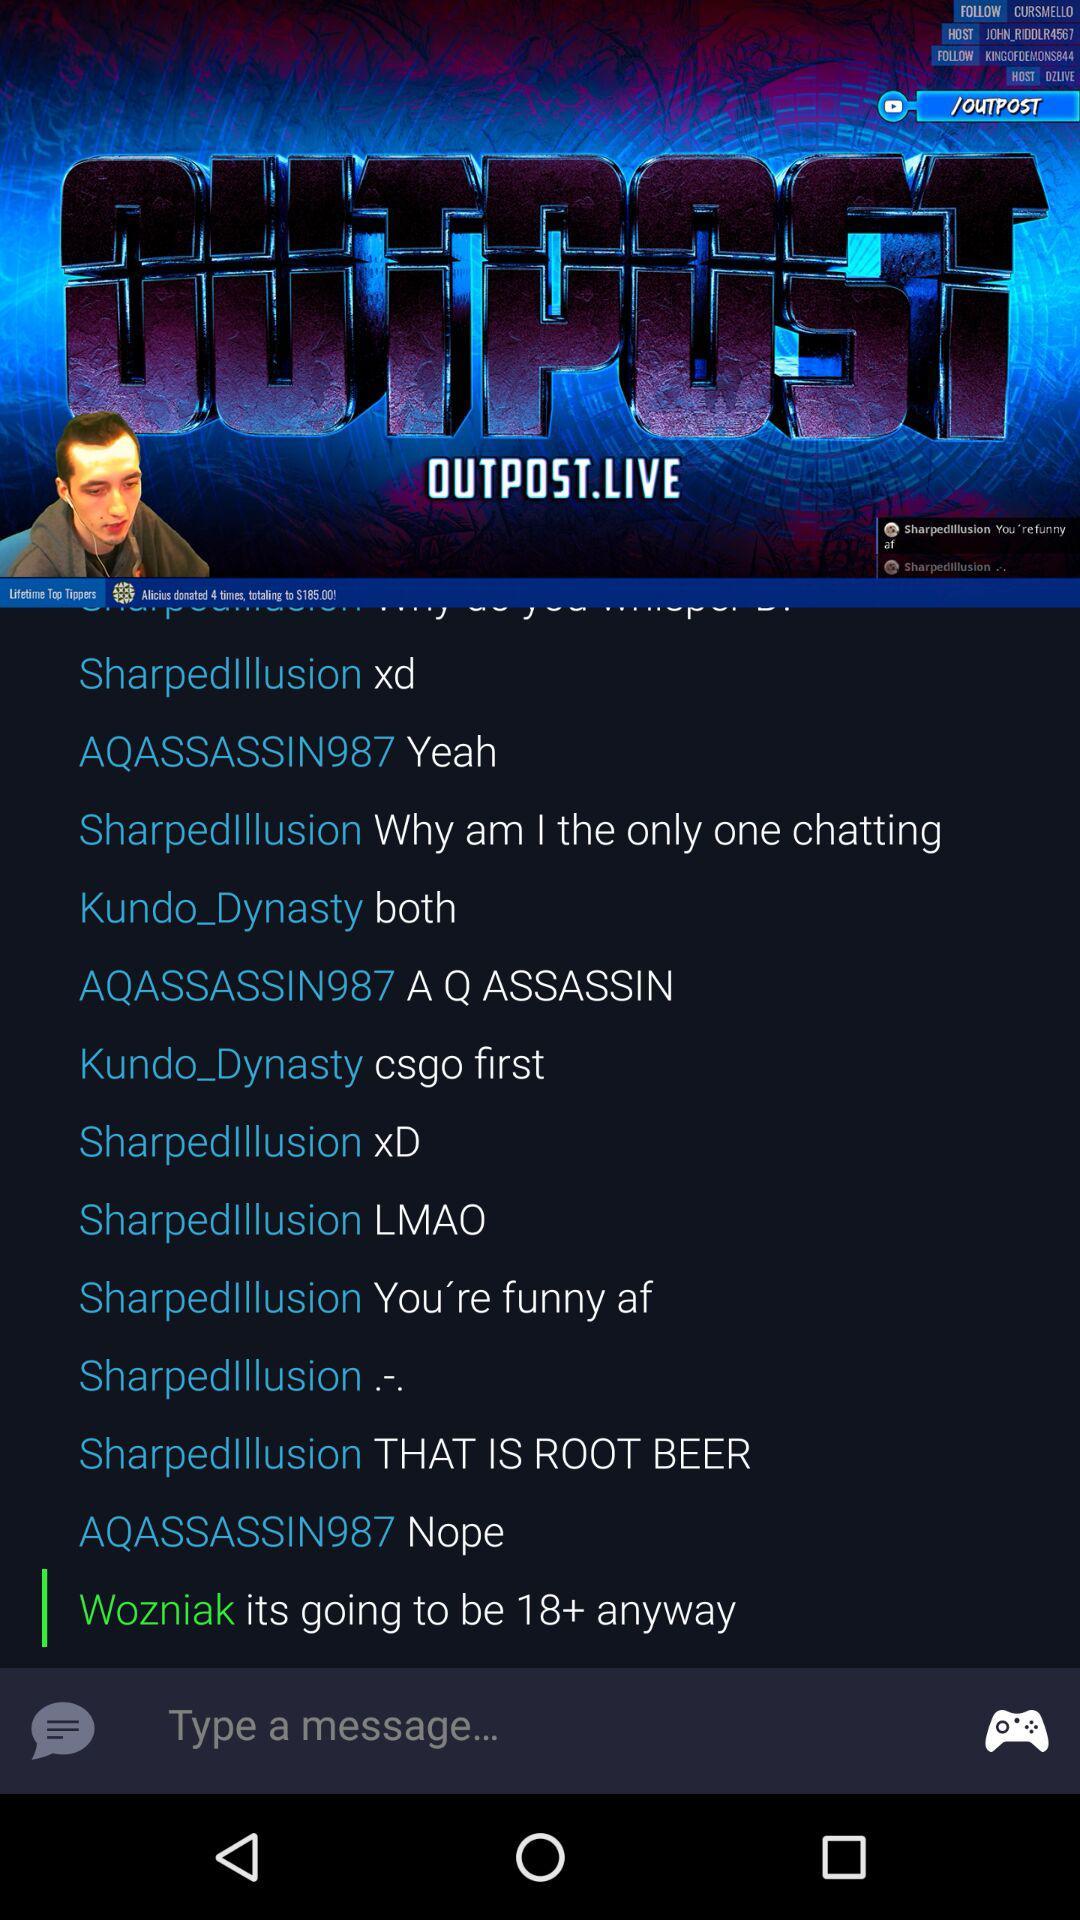 This screenshot has width=1080, height=1920. Describe the element at coordinates (1017, 1730) in the screenshot. I see `the chat icon` at that location.